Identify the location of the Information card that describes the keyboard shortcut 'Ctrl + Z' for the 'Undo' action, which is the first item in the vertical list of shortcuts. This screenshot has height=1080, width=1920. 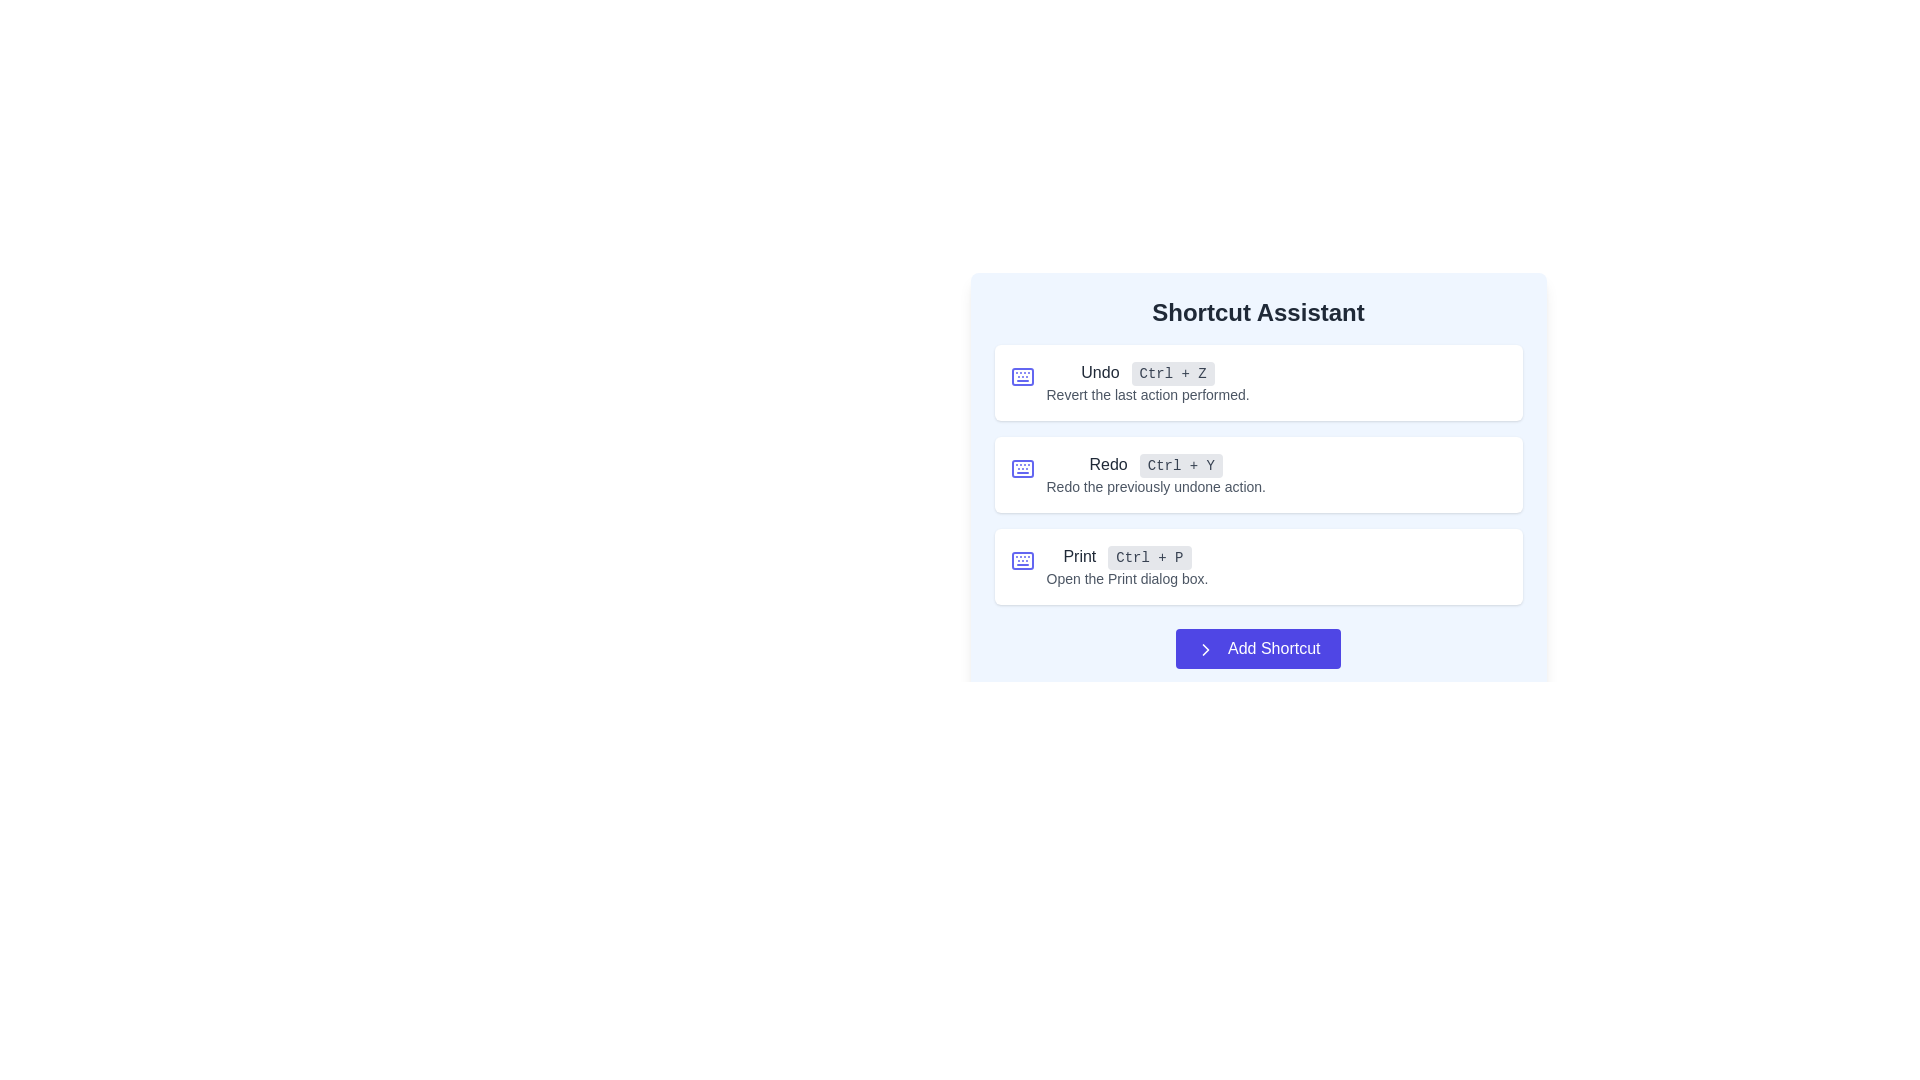
(1257, 382).